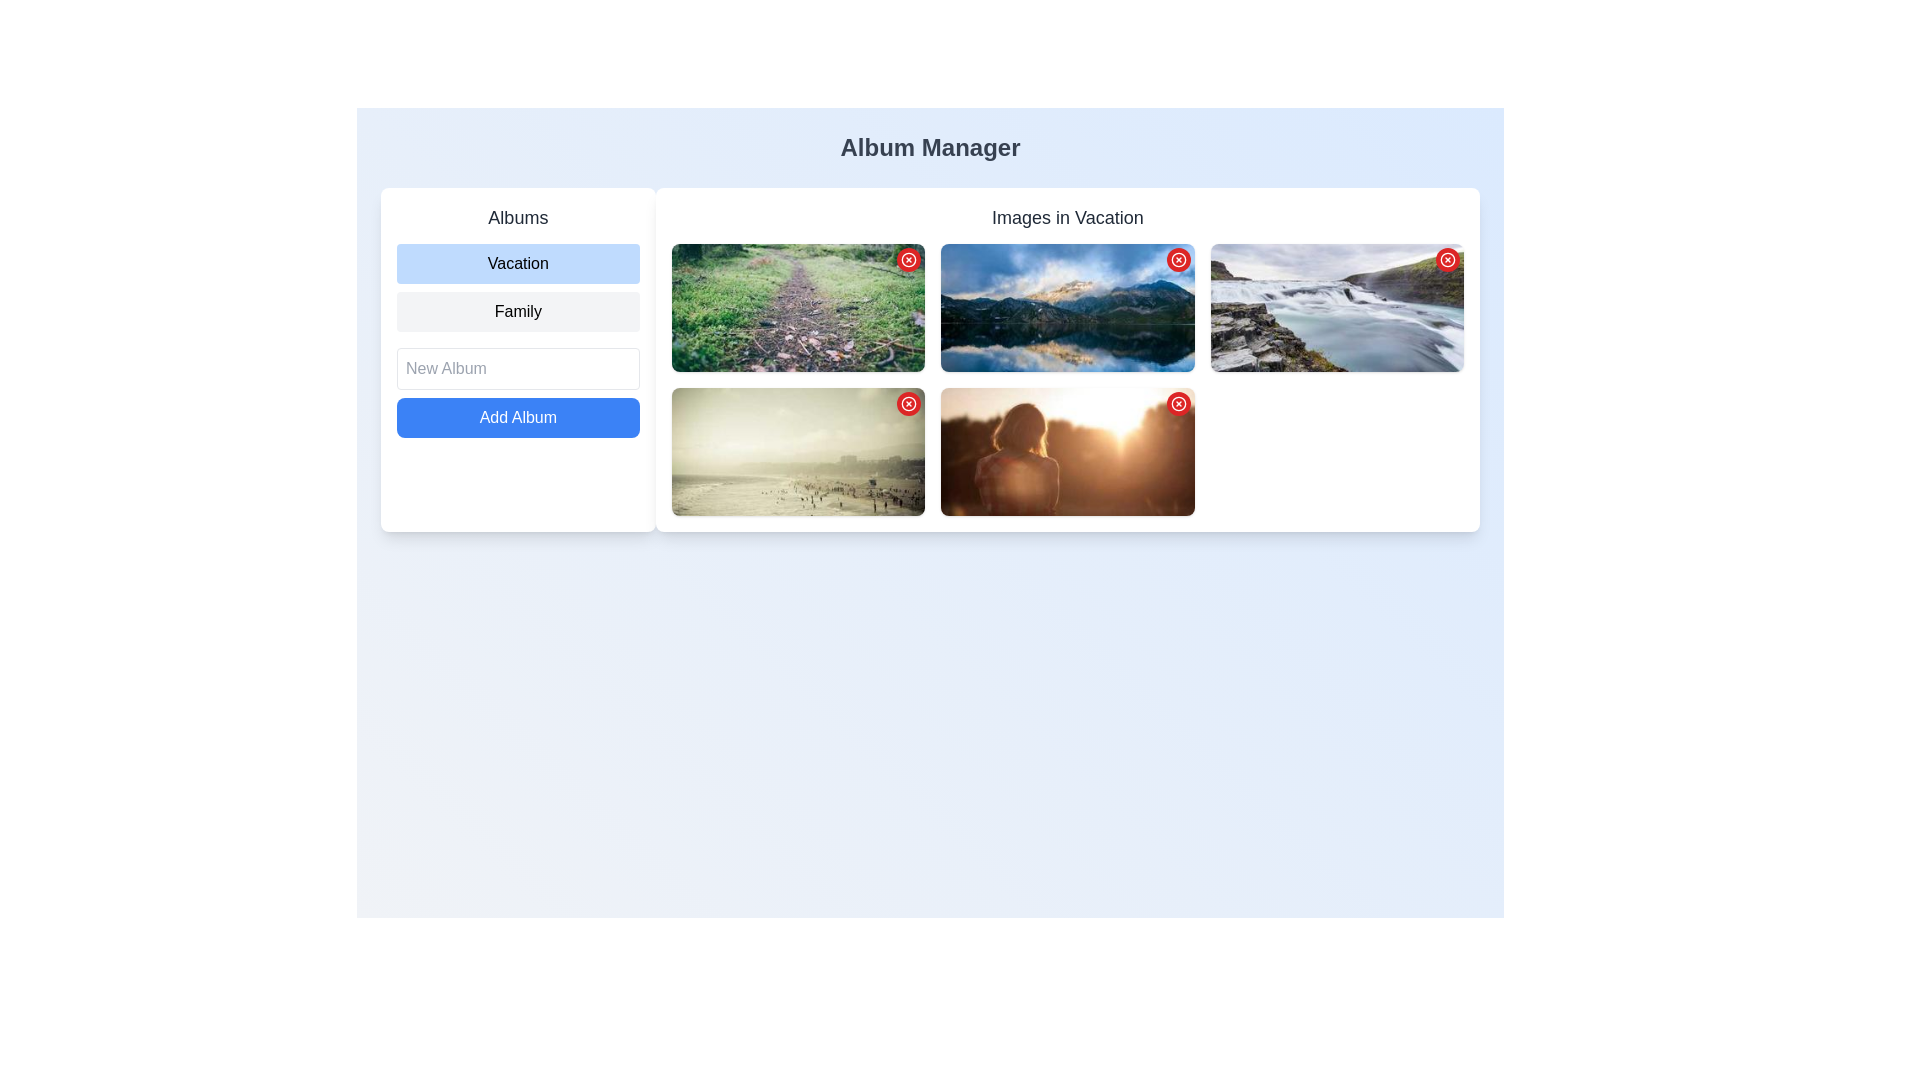 The width and height of the screenshot is (1920, 1080). I want to click on the 'Vacation' section in the Grouped selectable items located in the left-side panel under the heading 'Albums', so click(518, 288).